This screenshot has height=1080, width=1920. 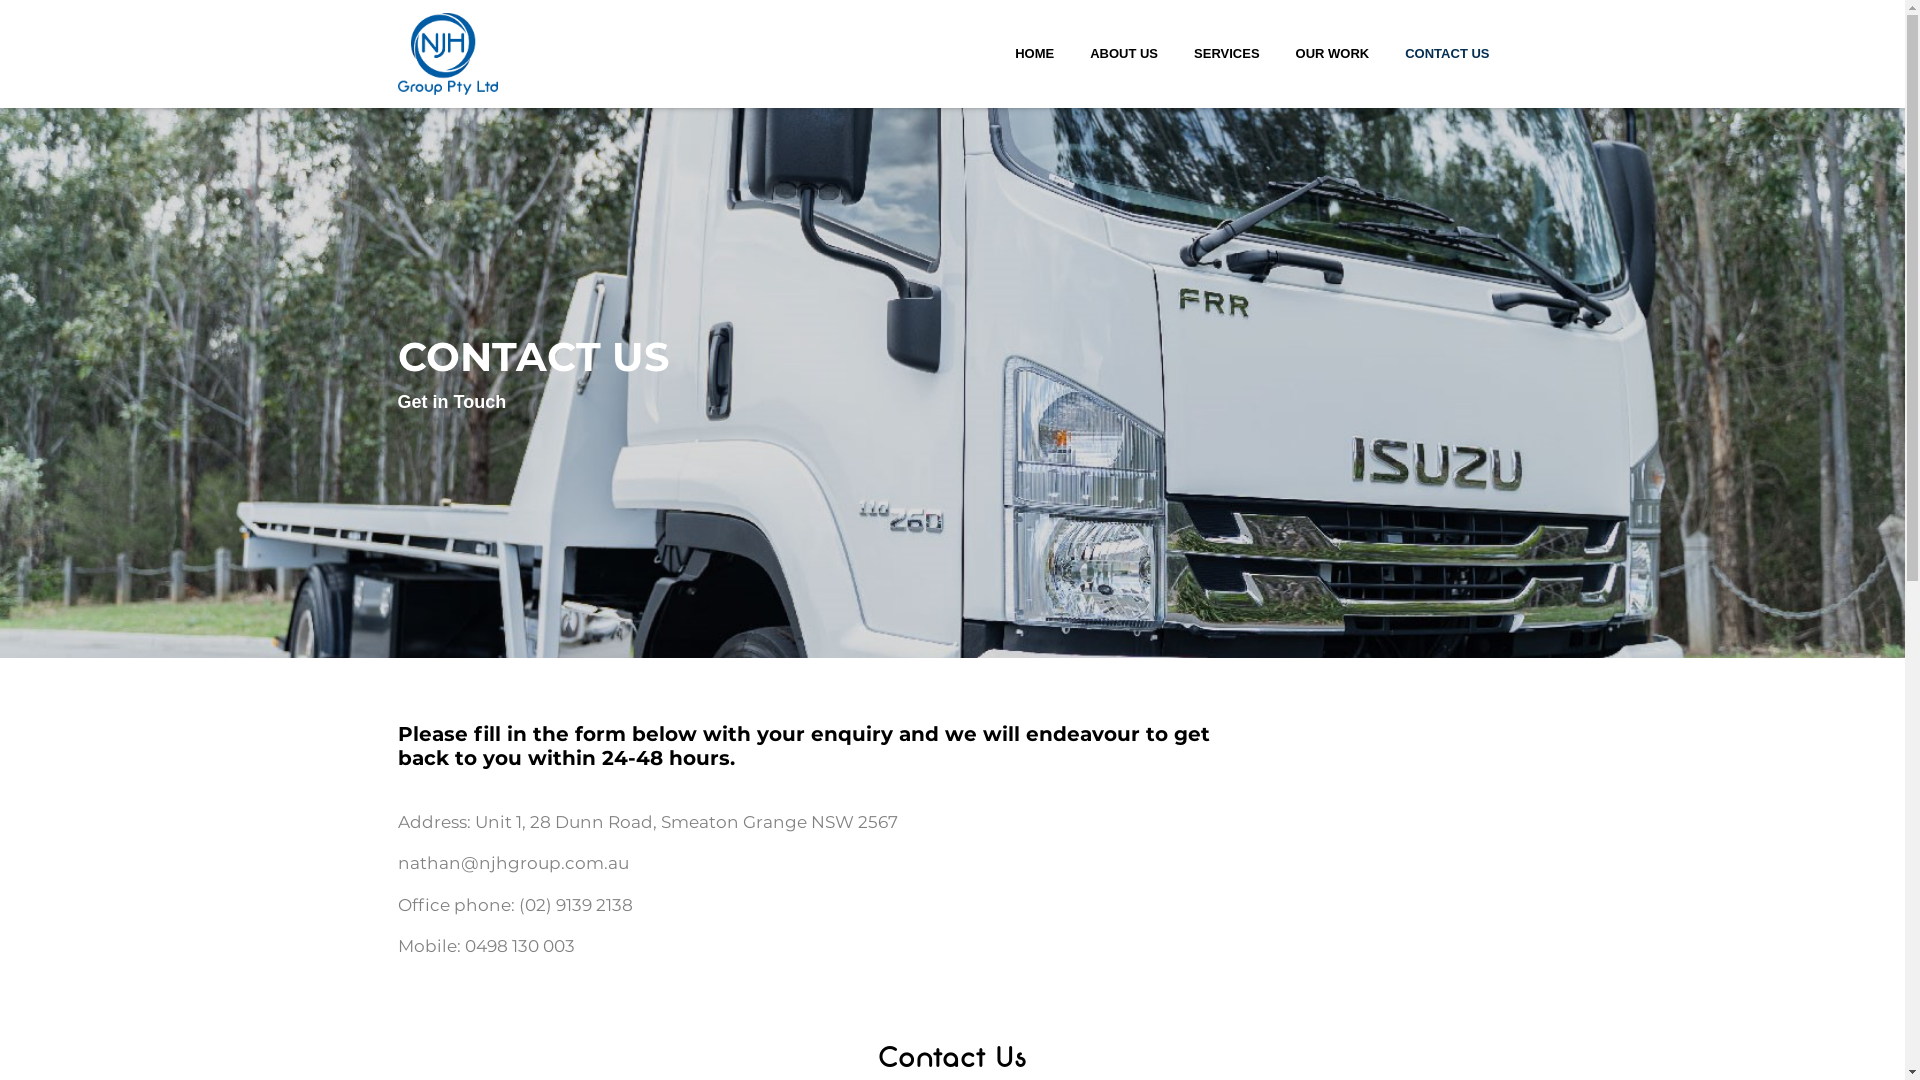 I want to click on 'OUR WORK', so click(x=1333, y=53).